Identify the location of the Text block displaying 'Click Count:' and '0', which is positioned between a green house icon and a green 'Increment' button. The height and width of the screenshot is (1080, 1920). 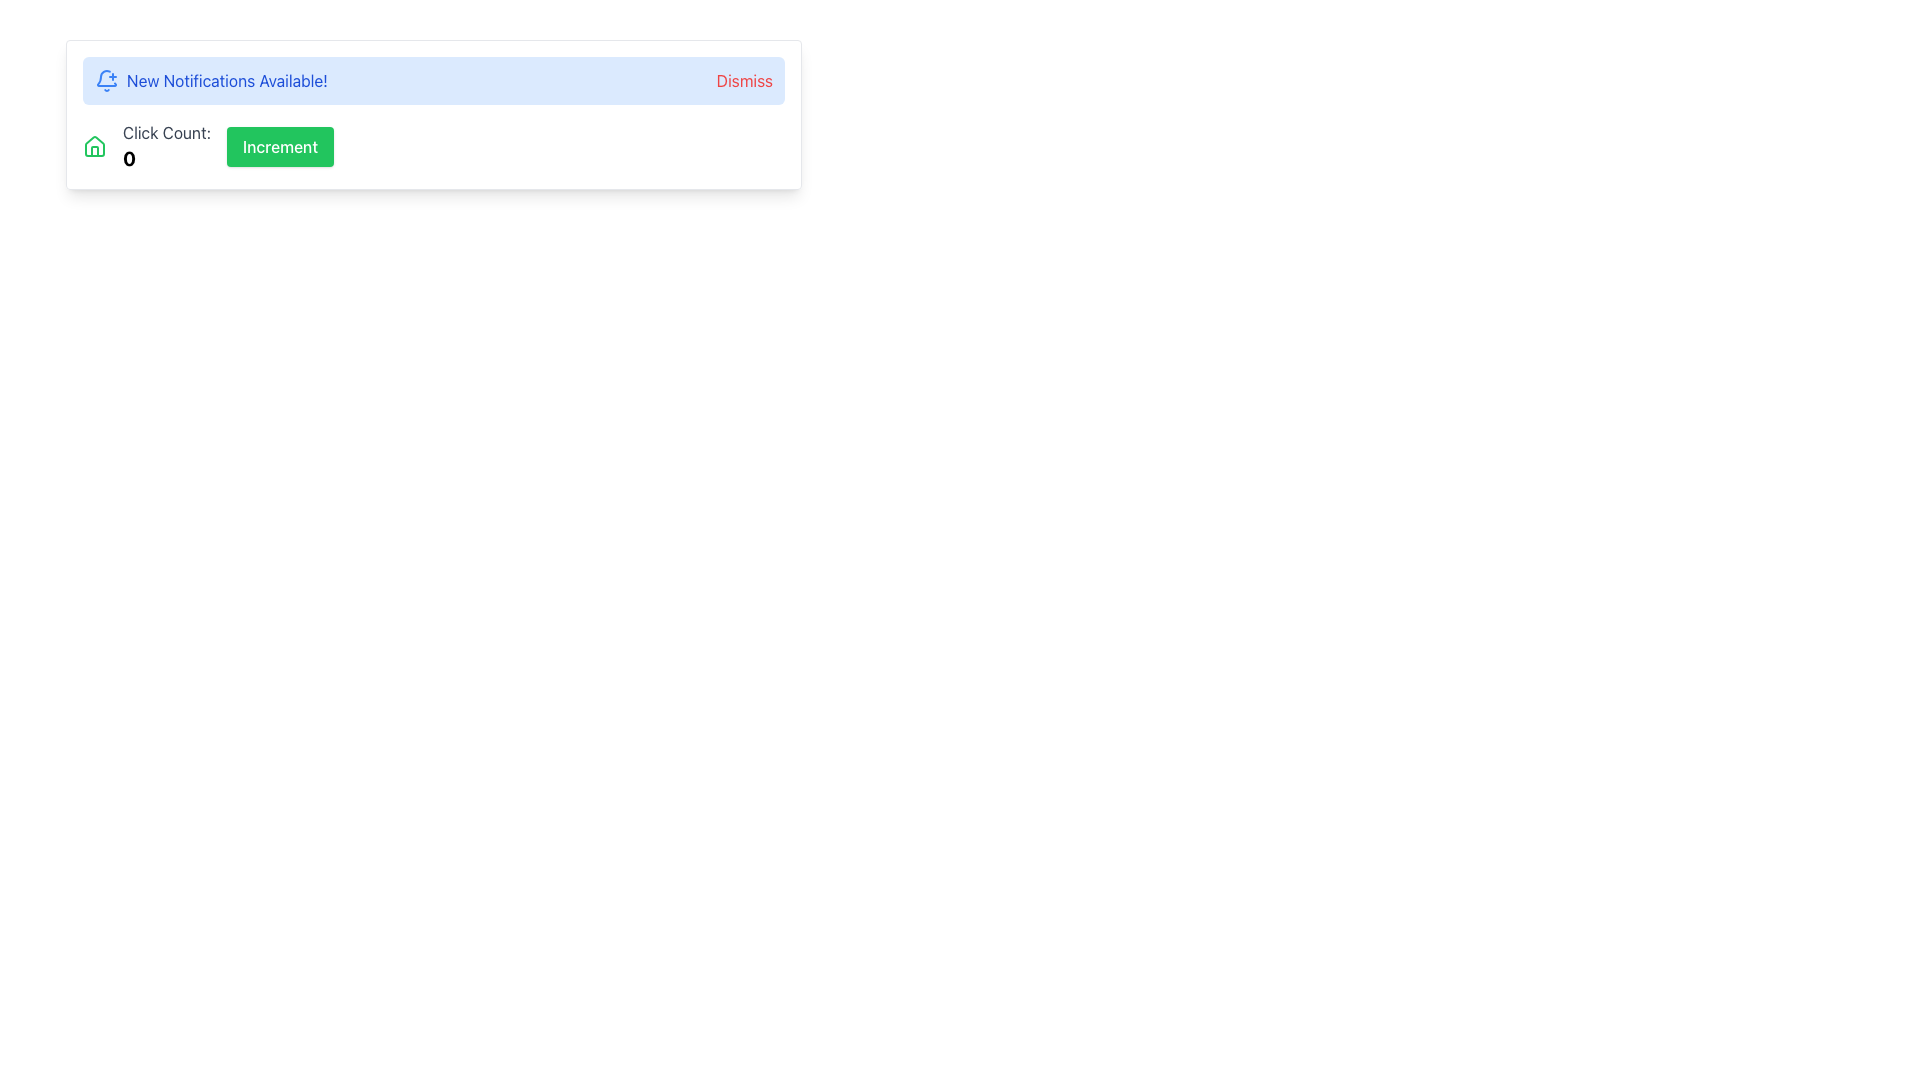
(167, 145).